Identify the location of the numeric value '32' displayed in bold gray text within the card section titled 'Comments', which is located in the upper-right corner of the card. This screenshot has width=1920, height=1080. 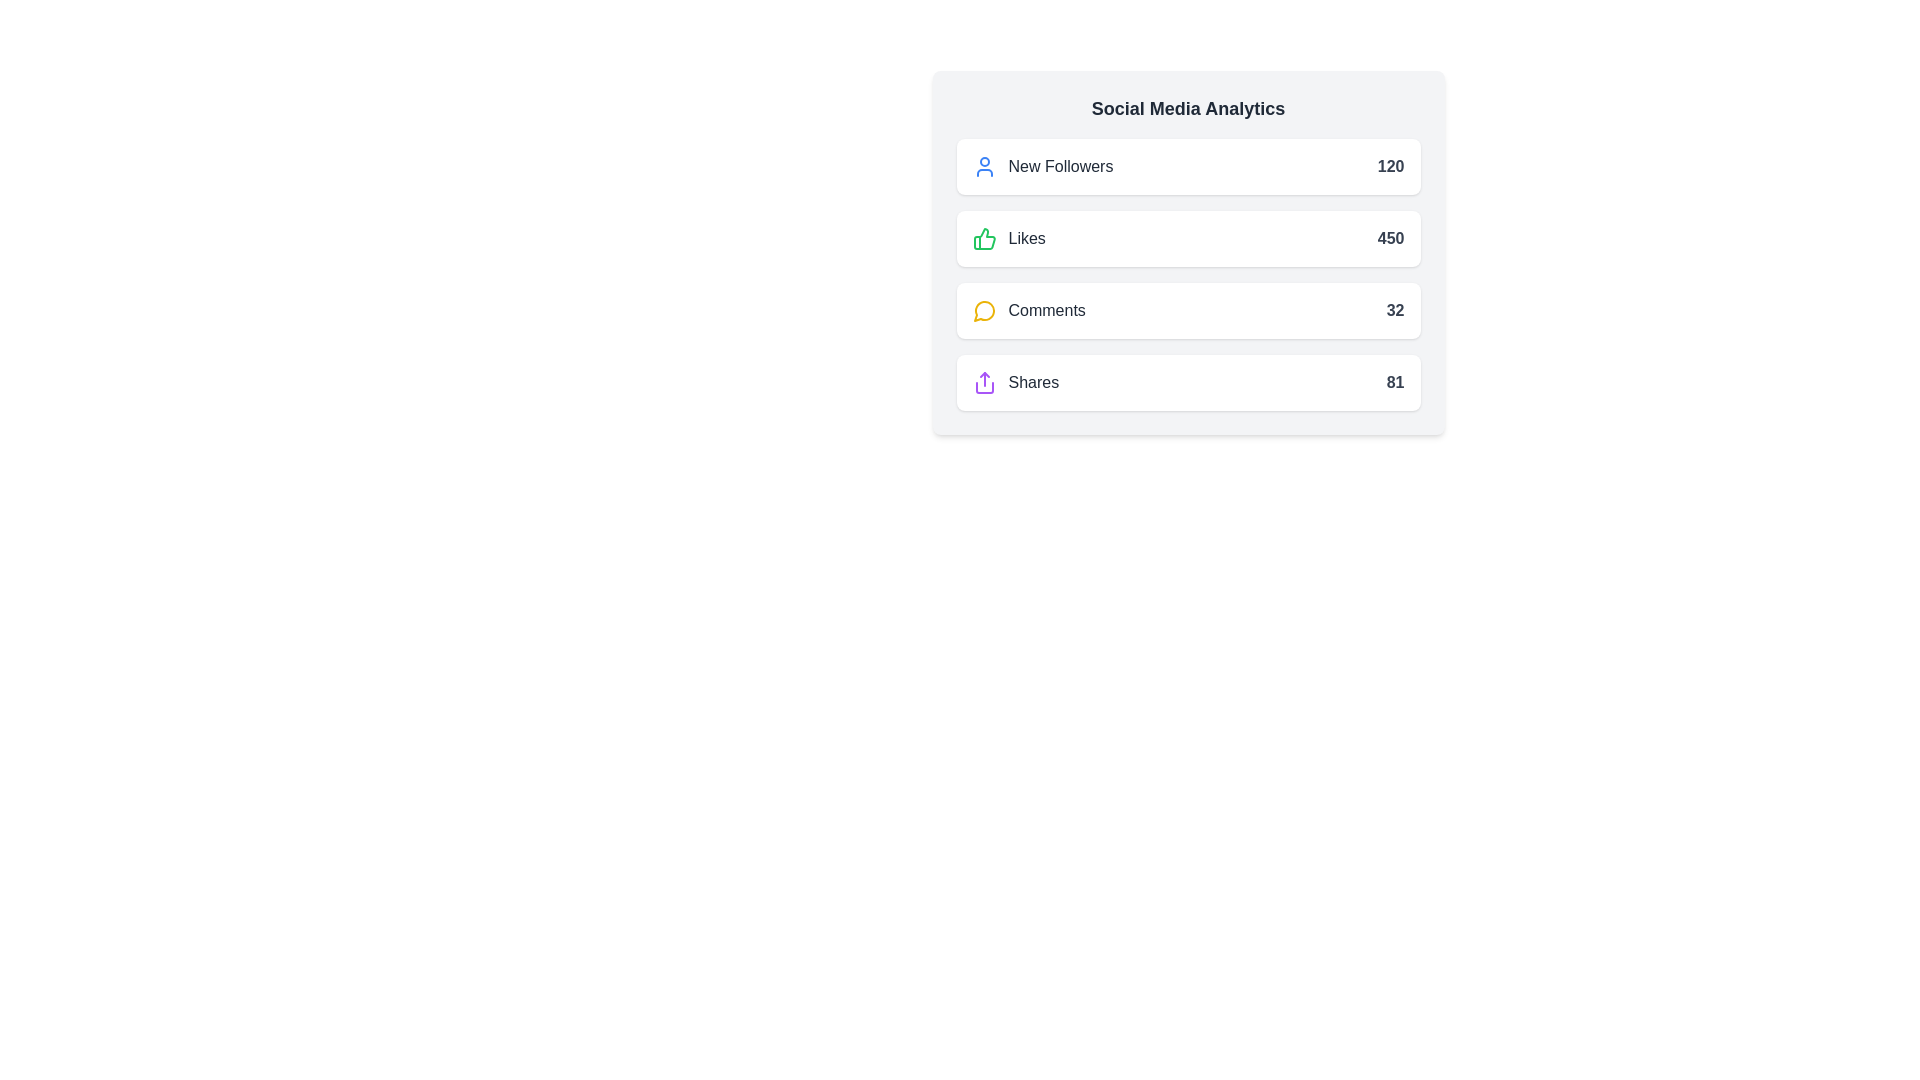
(1394, 311).